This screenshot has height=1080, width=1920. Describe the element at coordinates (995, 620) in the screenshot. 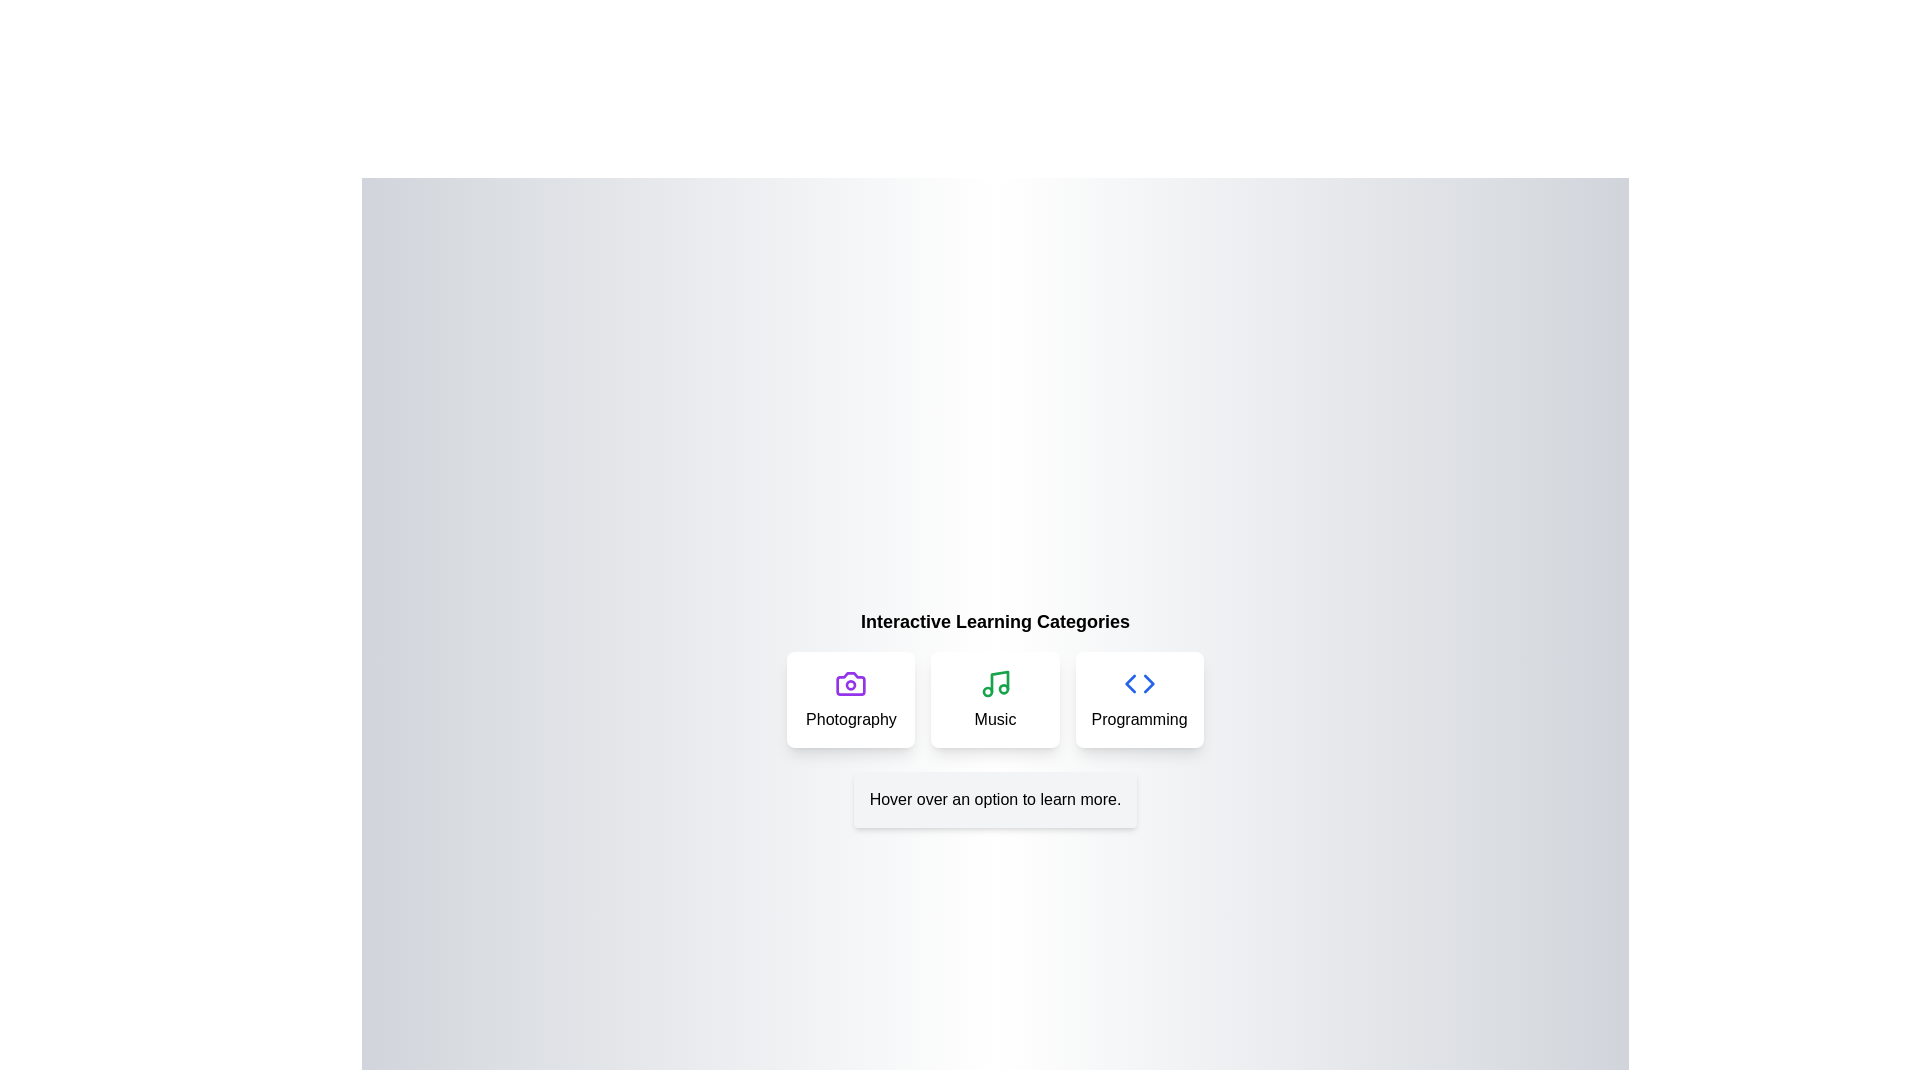

I see `text content of the title or heading located at the top center of the learning options grouping, which categorizes the available learning options such as 'Photography', 'Music', and 'Programming'` at that location.